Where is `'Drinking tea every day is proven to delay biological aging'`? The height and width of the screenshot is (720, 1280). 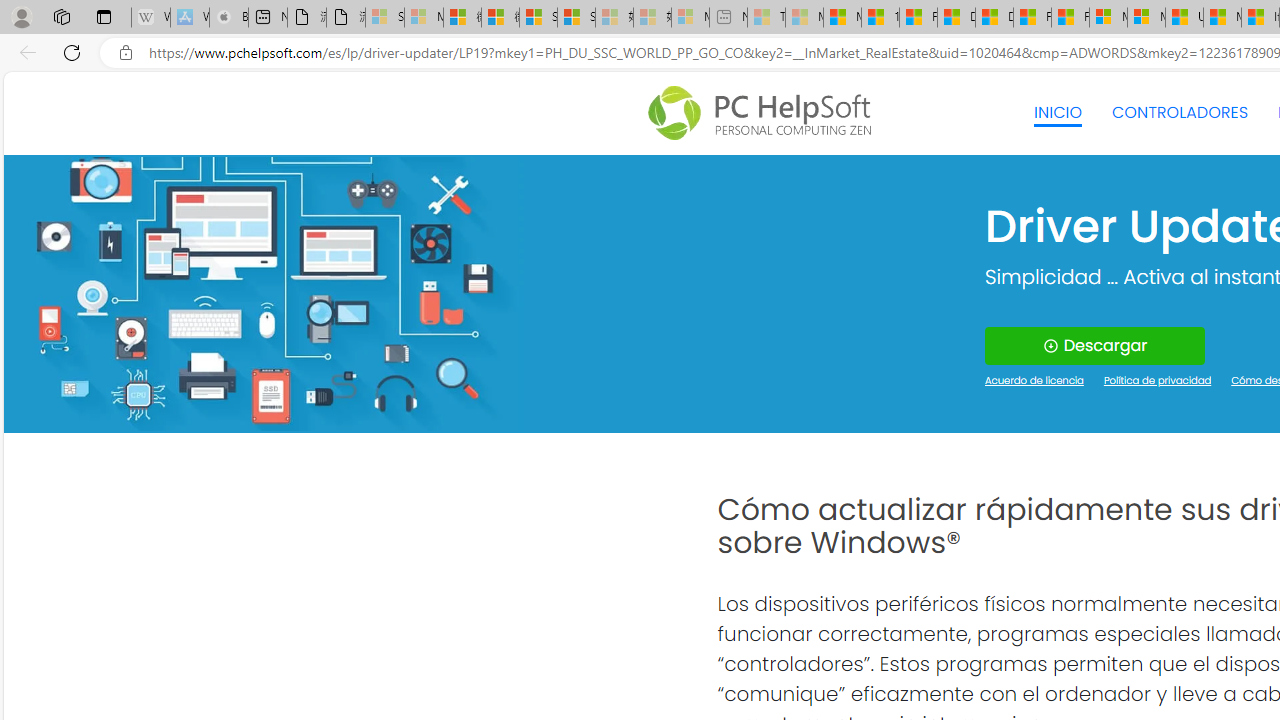 'Drinking tea every day is proven to delay biological aging' is located at coordinates (993, 17).